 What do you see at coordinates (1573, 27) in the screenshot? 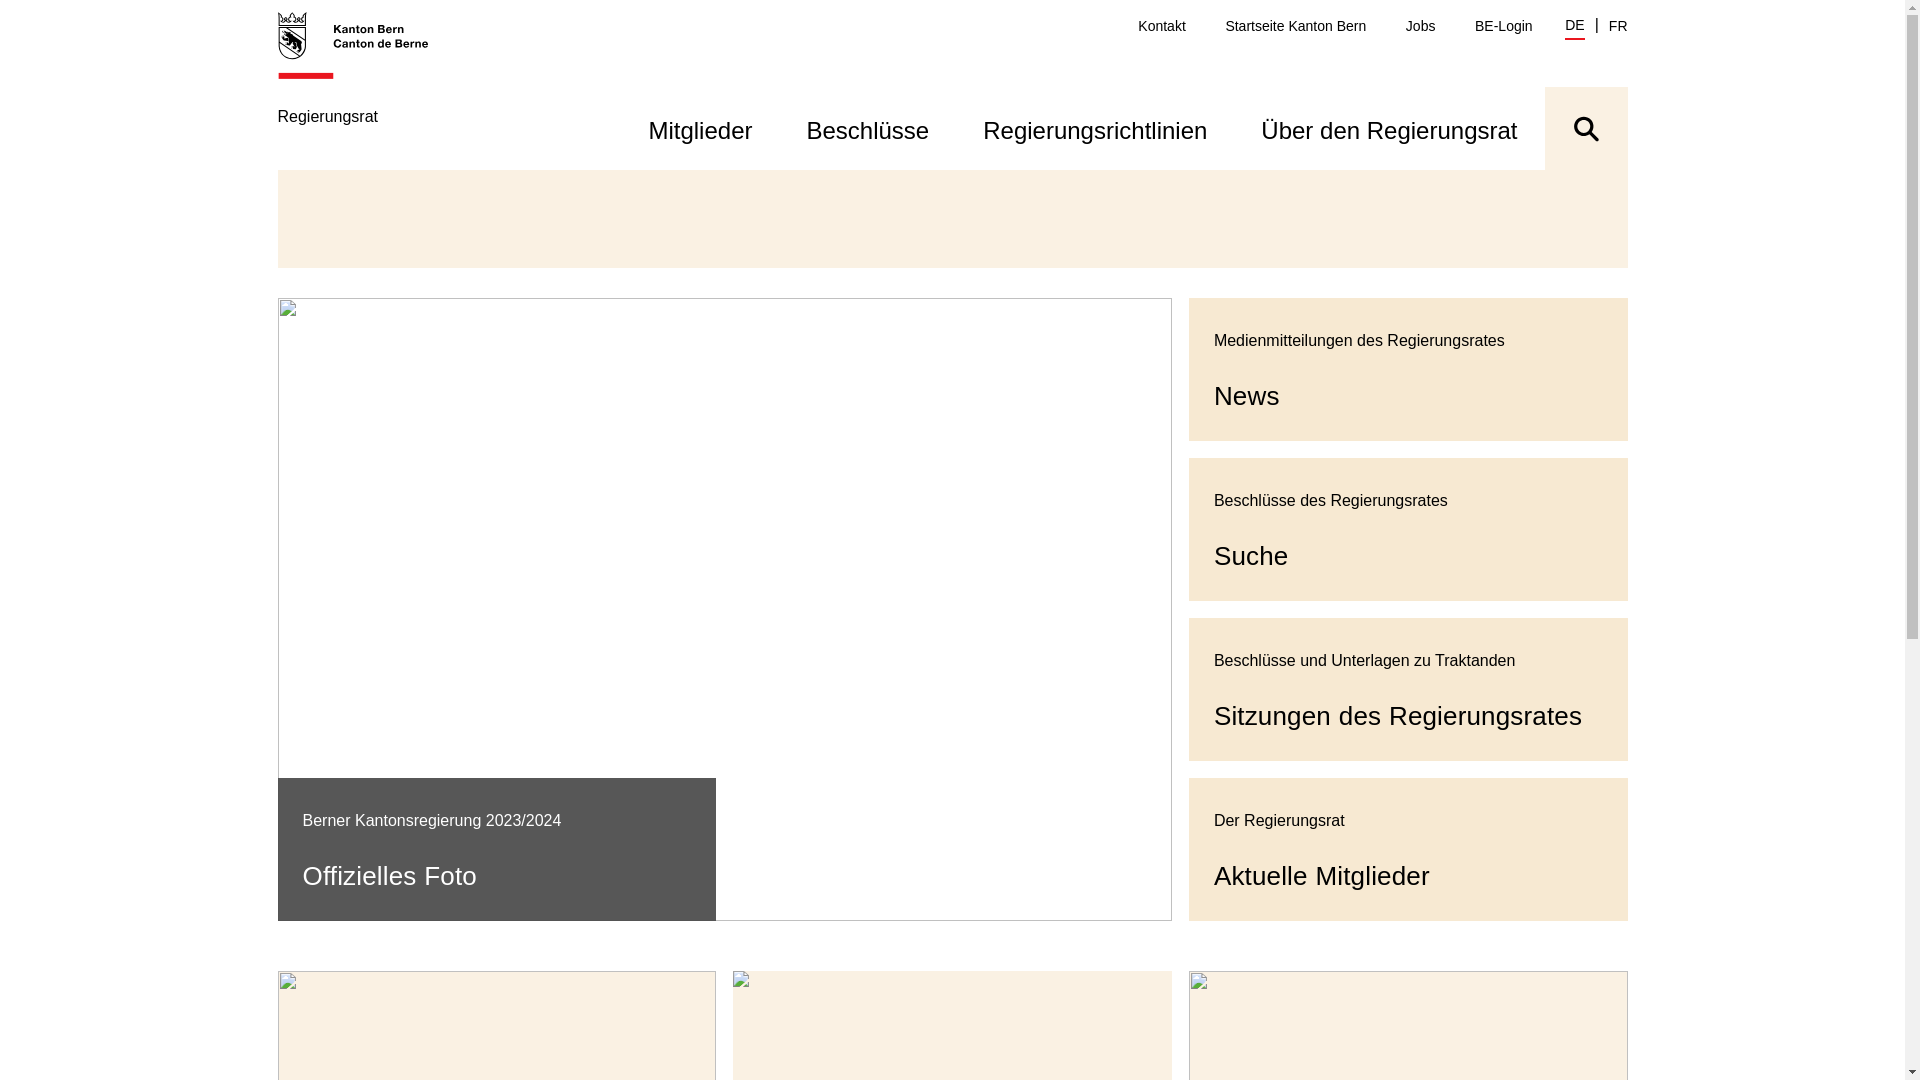
I see `'DE'` at bounding box center [1573, 27].